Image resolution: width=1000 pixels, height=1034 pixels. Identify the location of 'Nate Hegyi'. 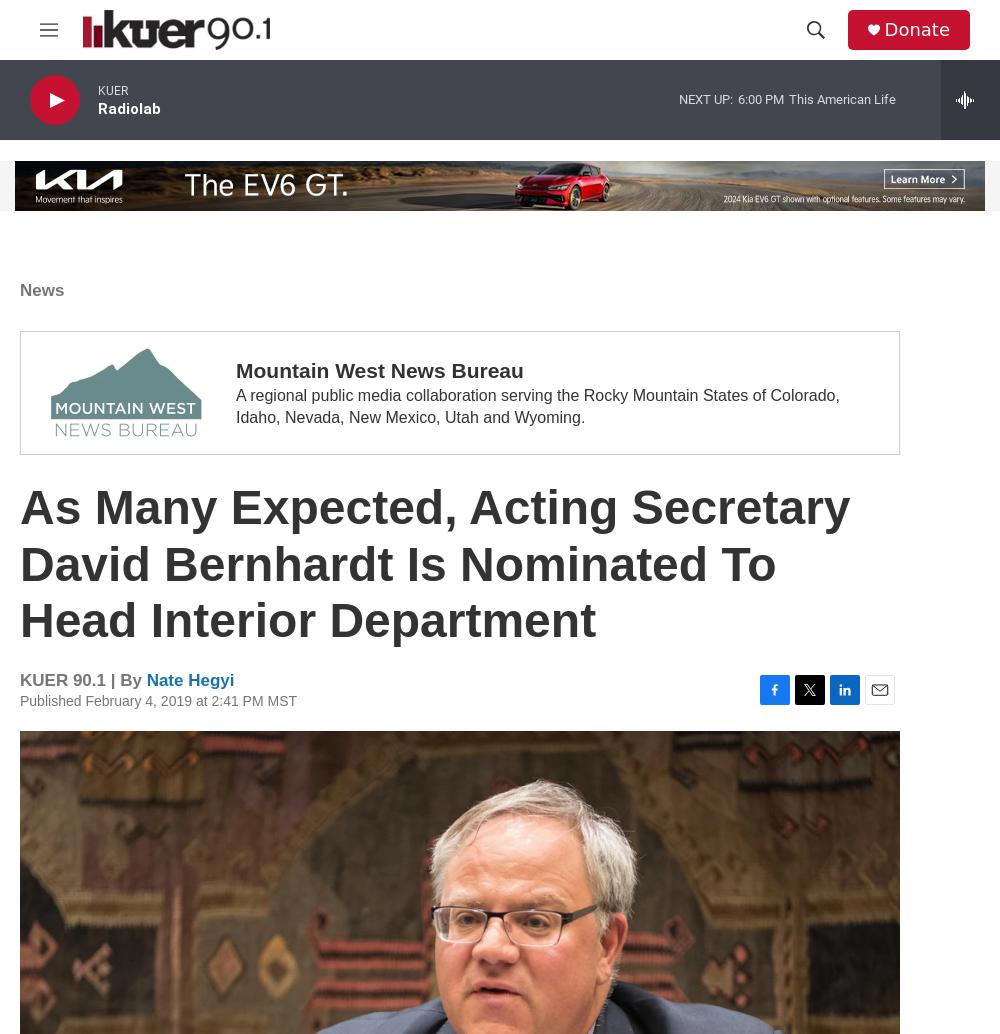
(189, 679).